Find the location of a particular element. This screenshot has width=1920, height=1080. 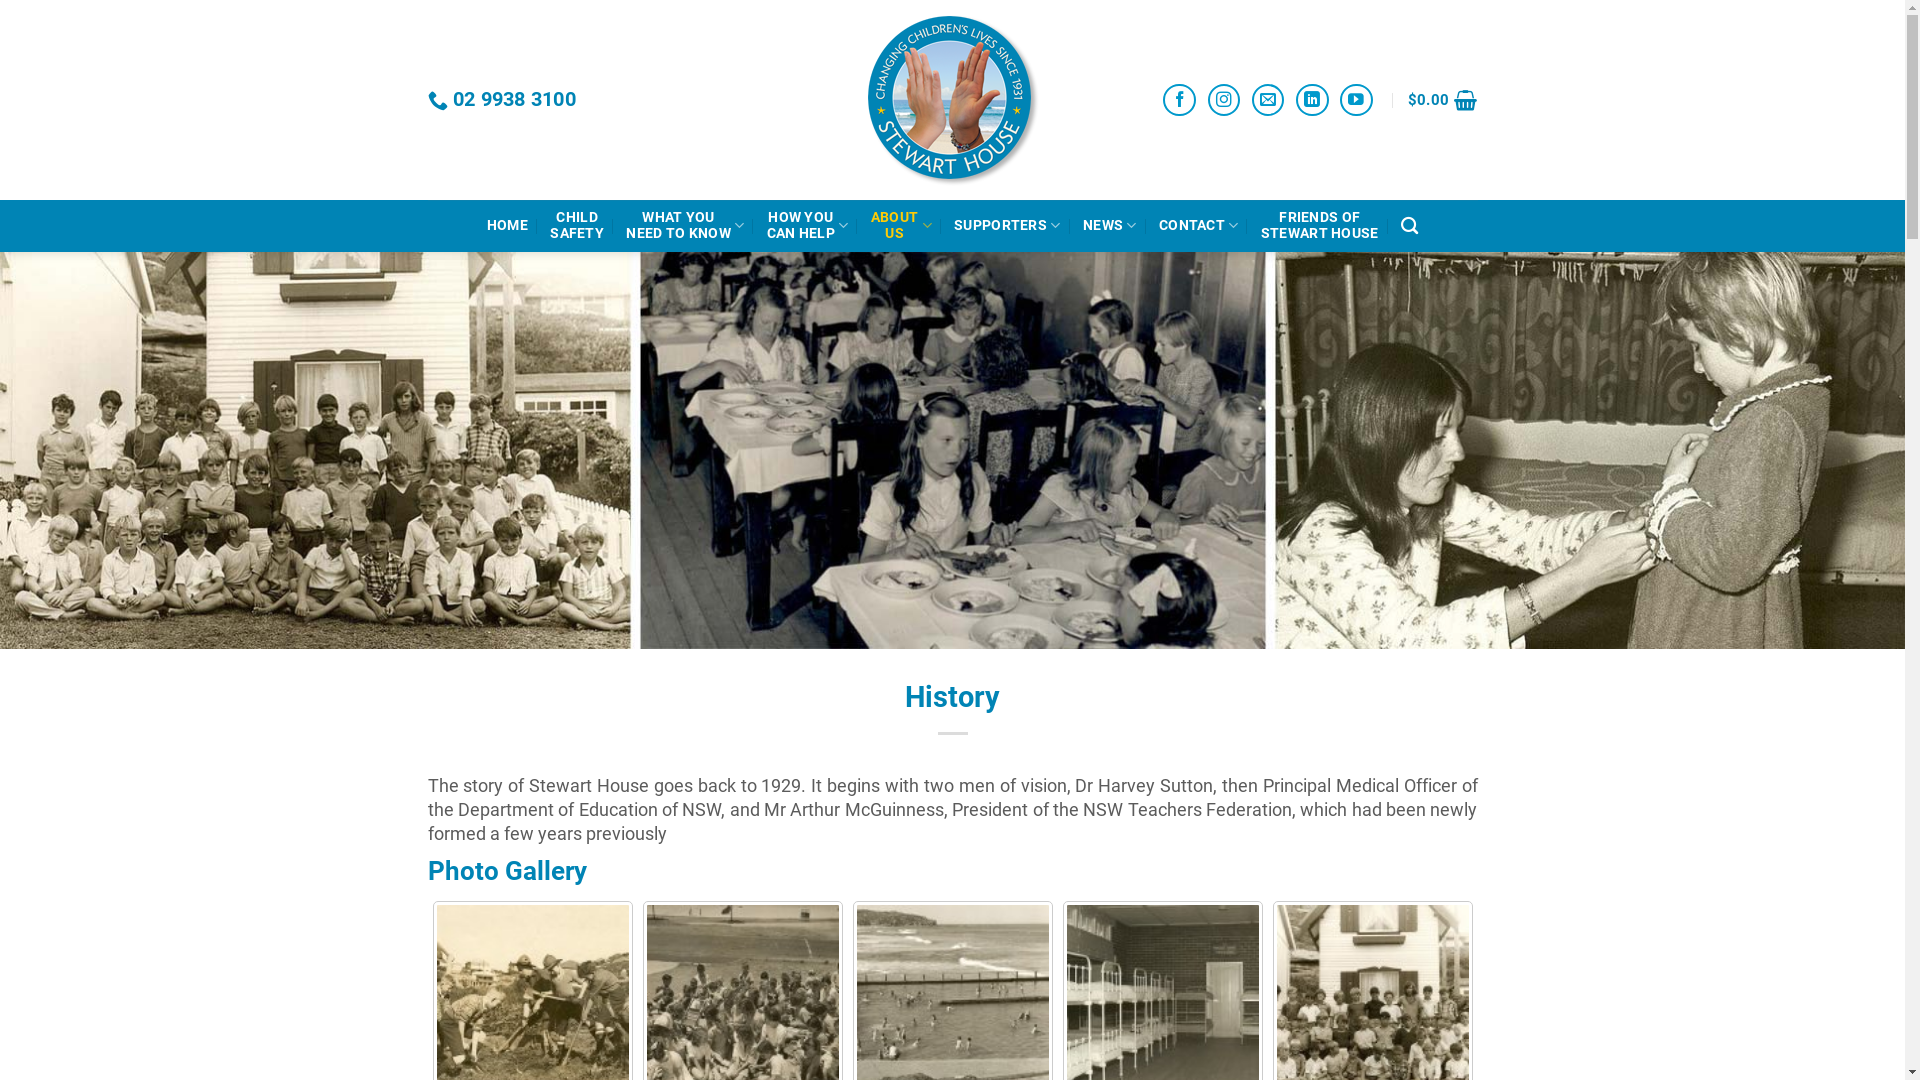

'HOW YOU is located at coordinates (807, 225).